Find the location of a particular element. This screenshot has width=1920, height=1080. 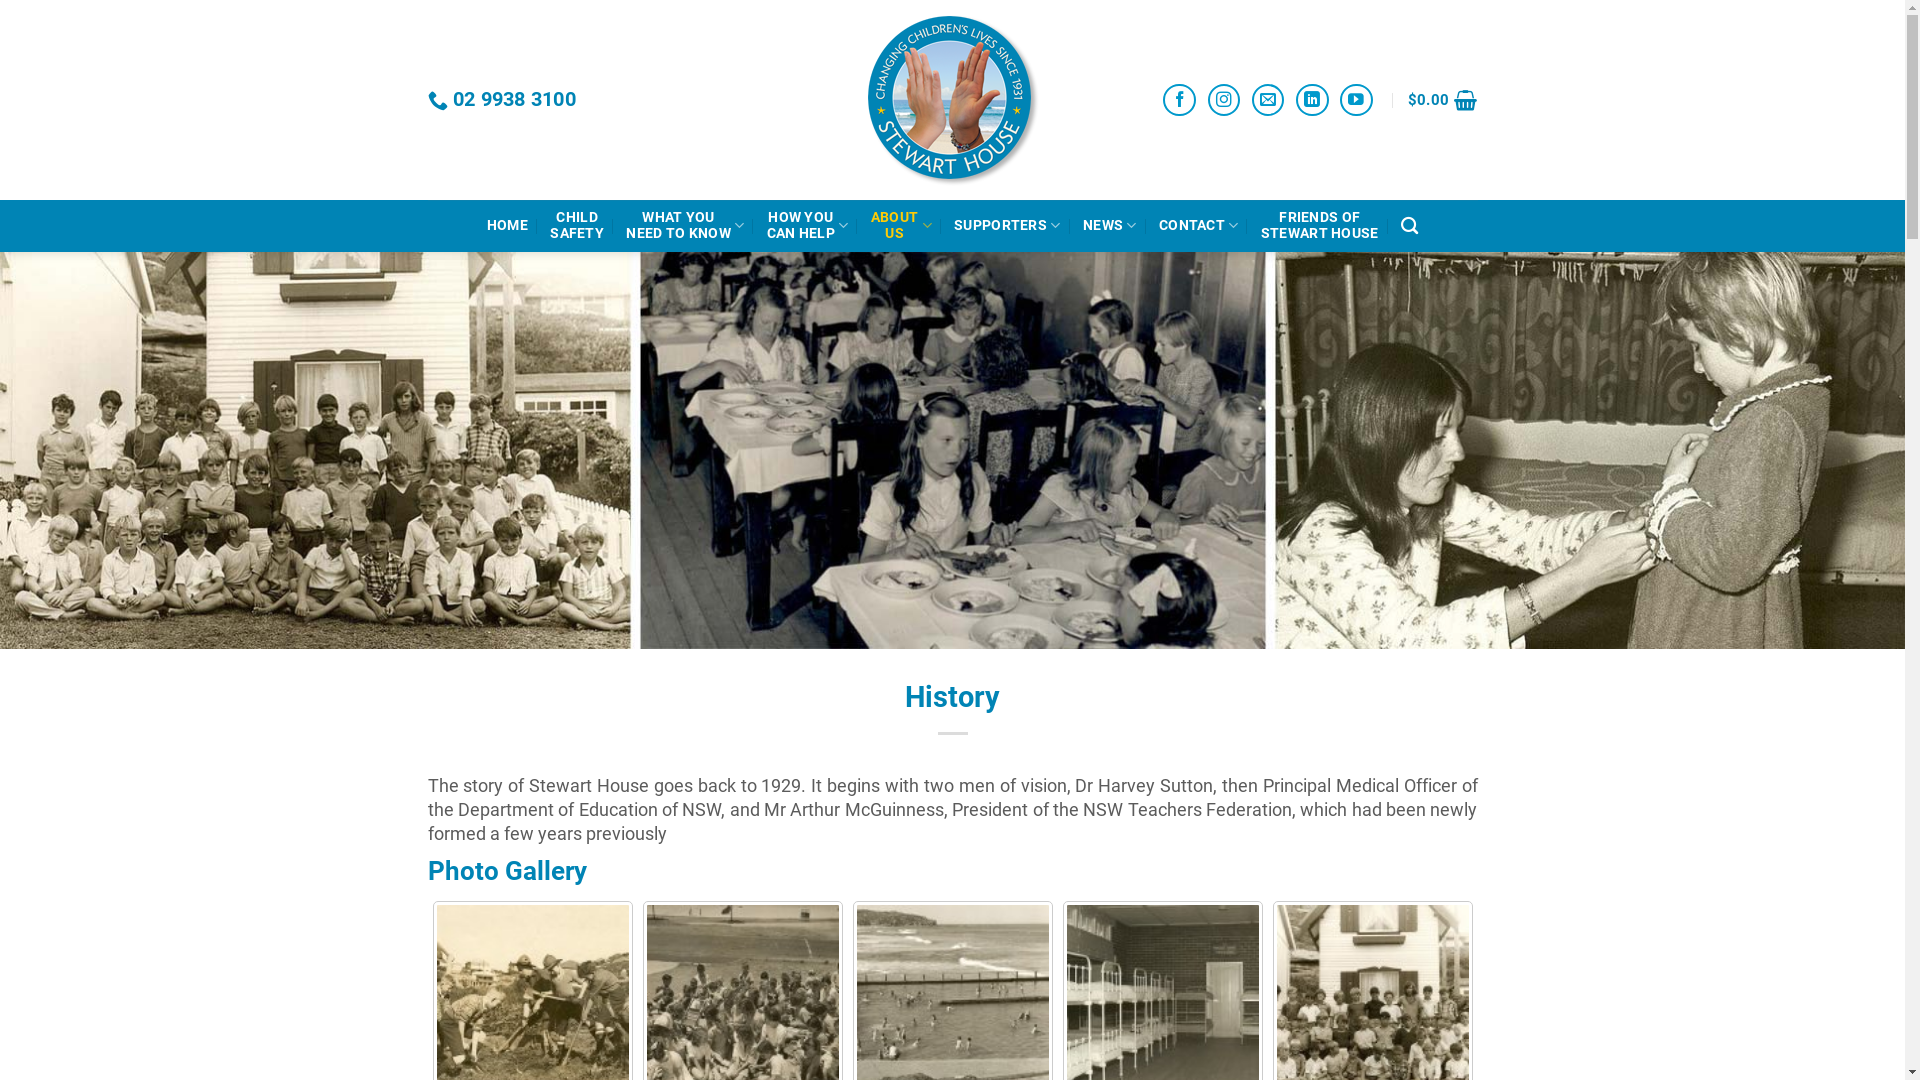

'HOW YOU is located at coordinates (807, 225).